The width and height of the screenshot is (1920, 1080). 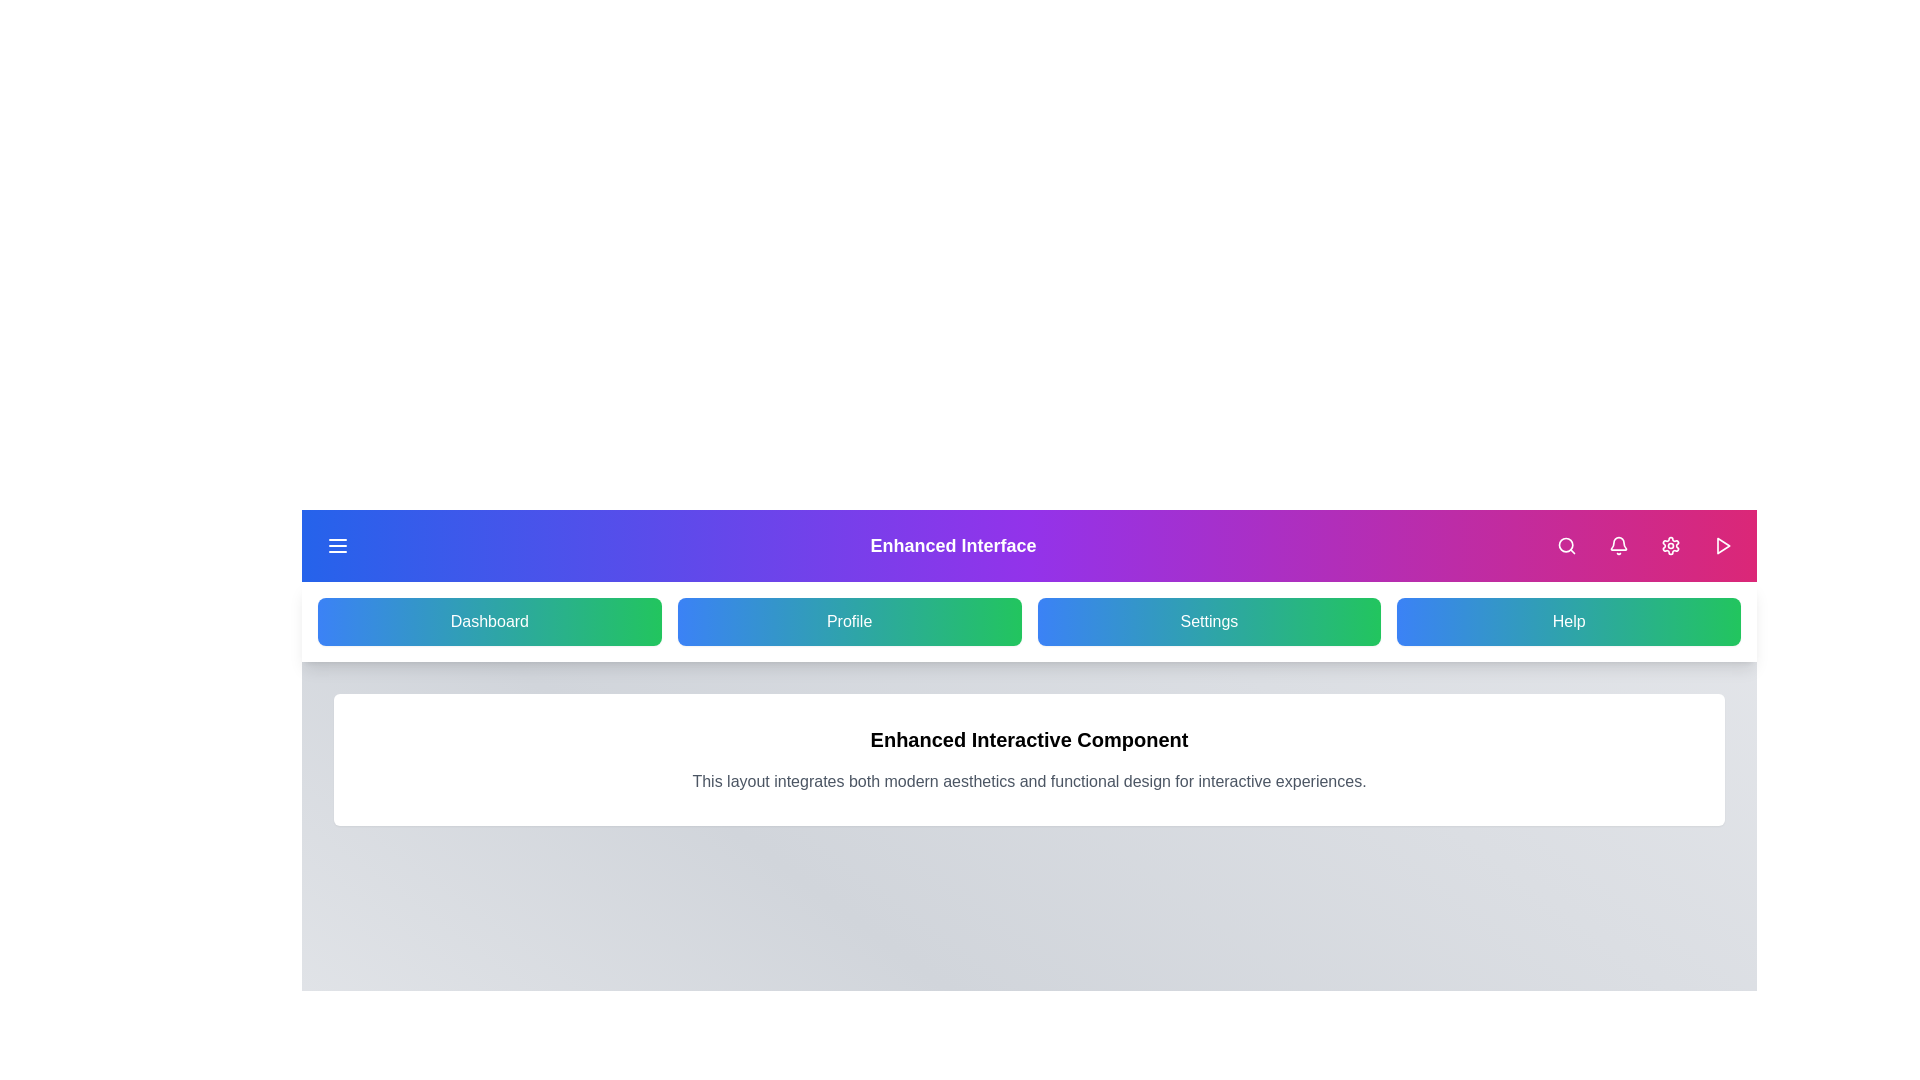 I want to click on the 'Settings' navigation button, so click(x=1208, y=620).